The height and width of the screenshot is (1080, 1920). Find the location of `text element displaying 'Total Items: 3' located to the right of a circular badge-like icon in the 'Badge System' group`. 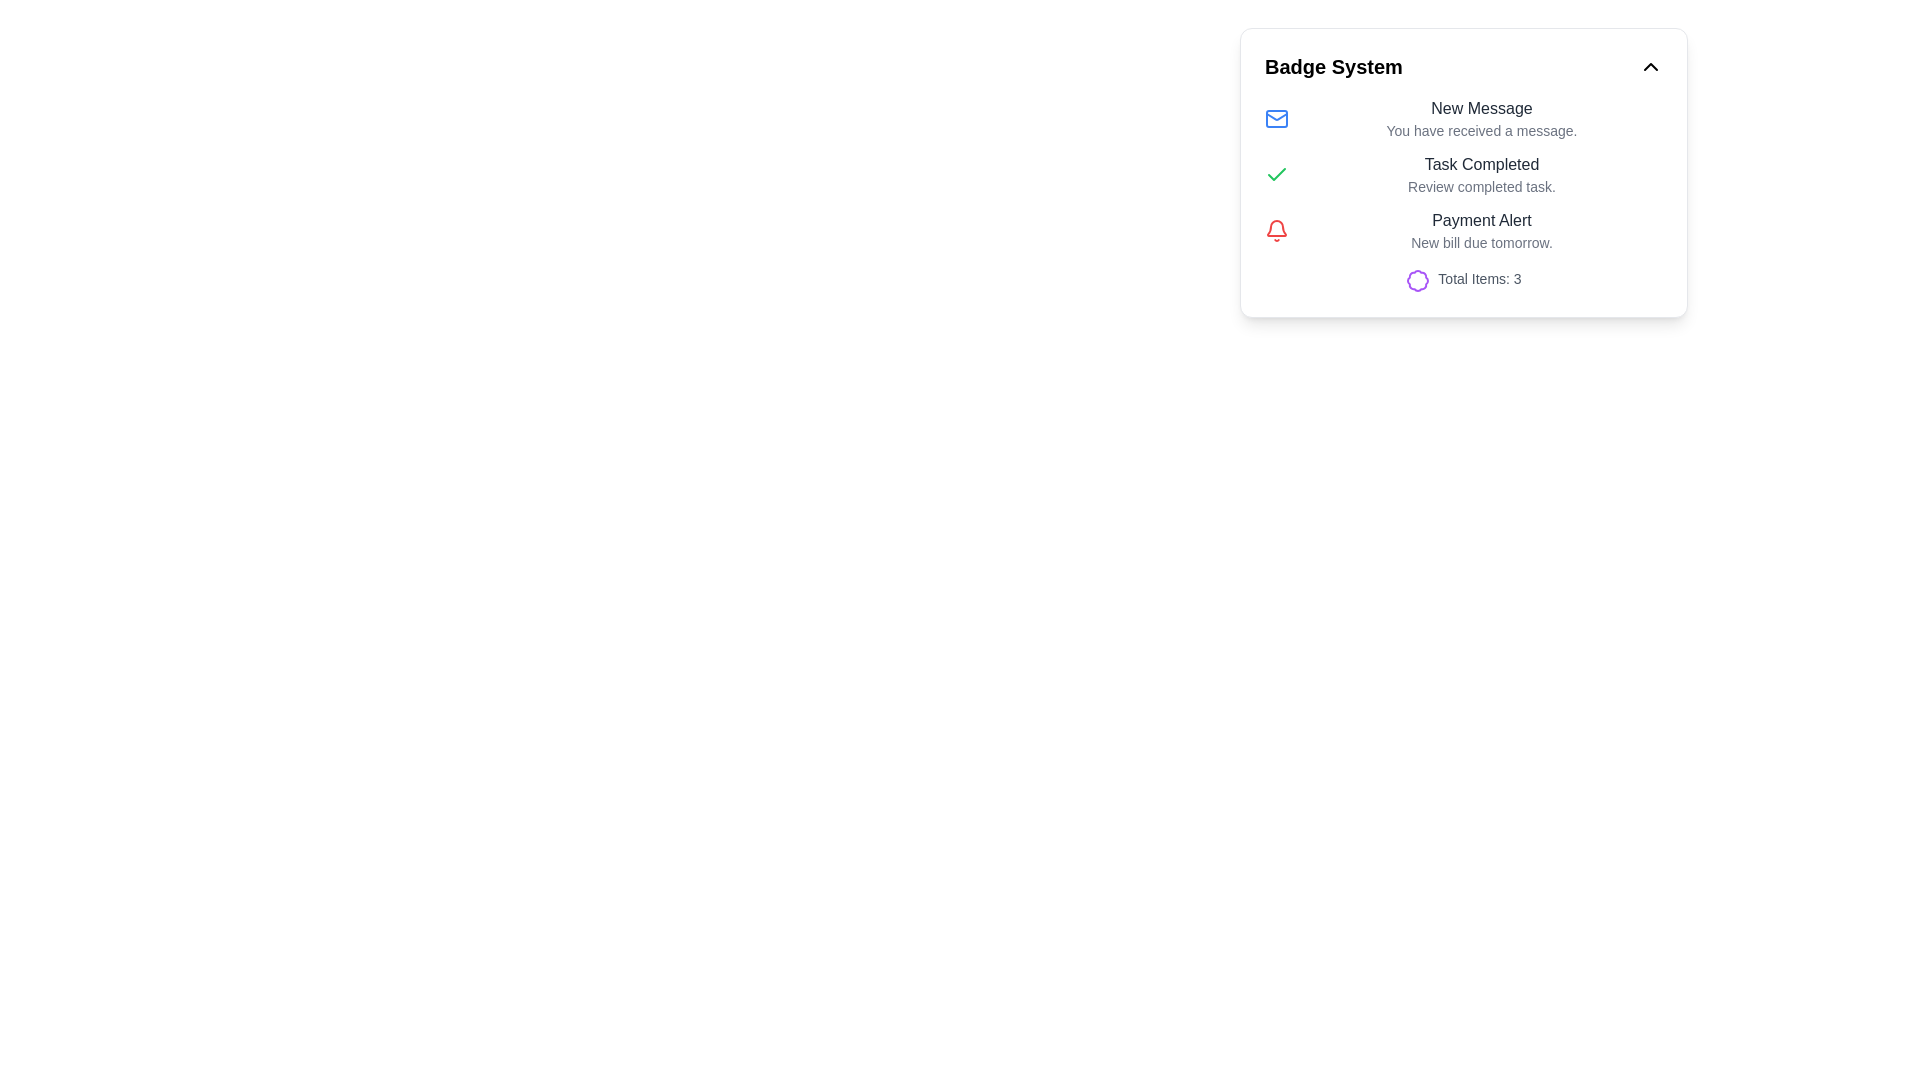

text element displaying 'Total Items: 3' located to the right of a circular badge-like icon in the 'Badge System' group is located at coordinates (1479, 281).